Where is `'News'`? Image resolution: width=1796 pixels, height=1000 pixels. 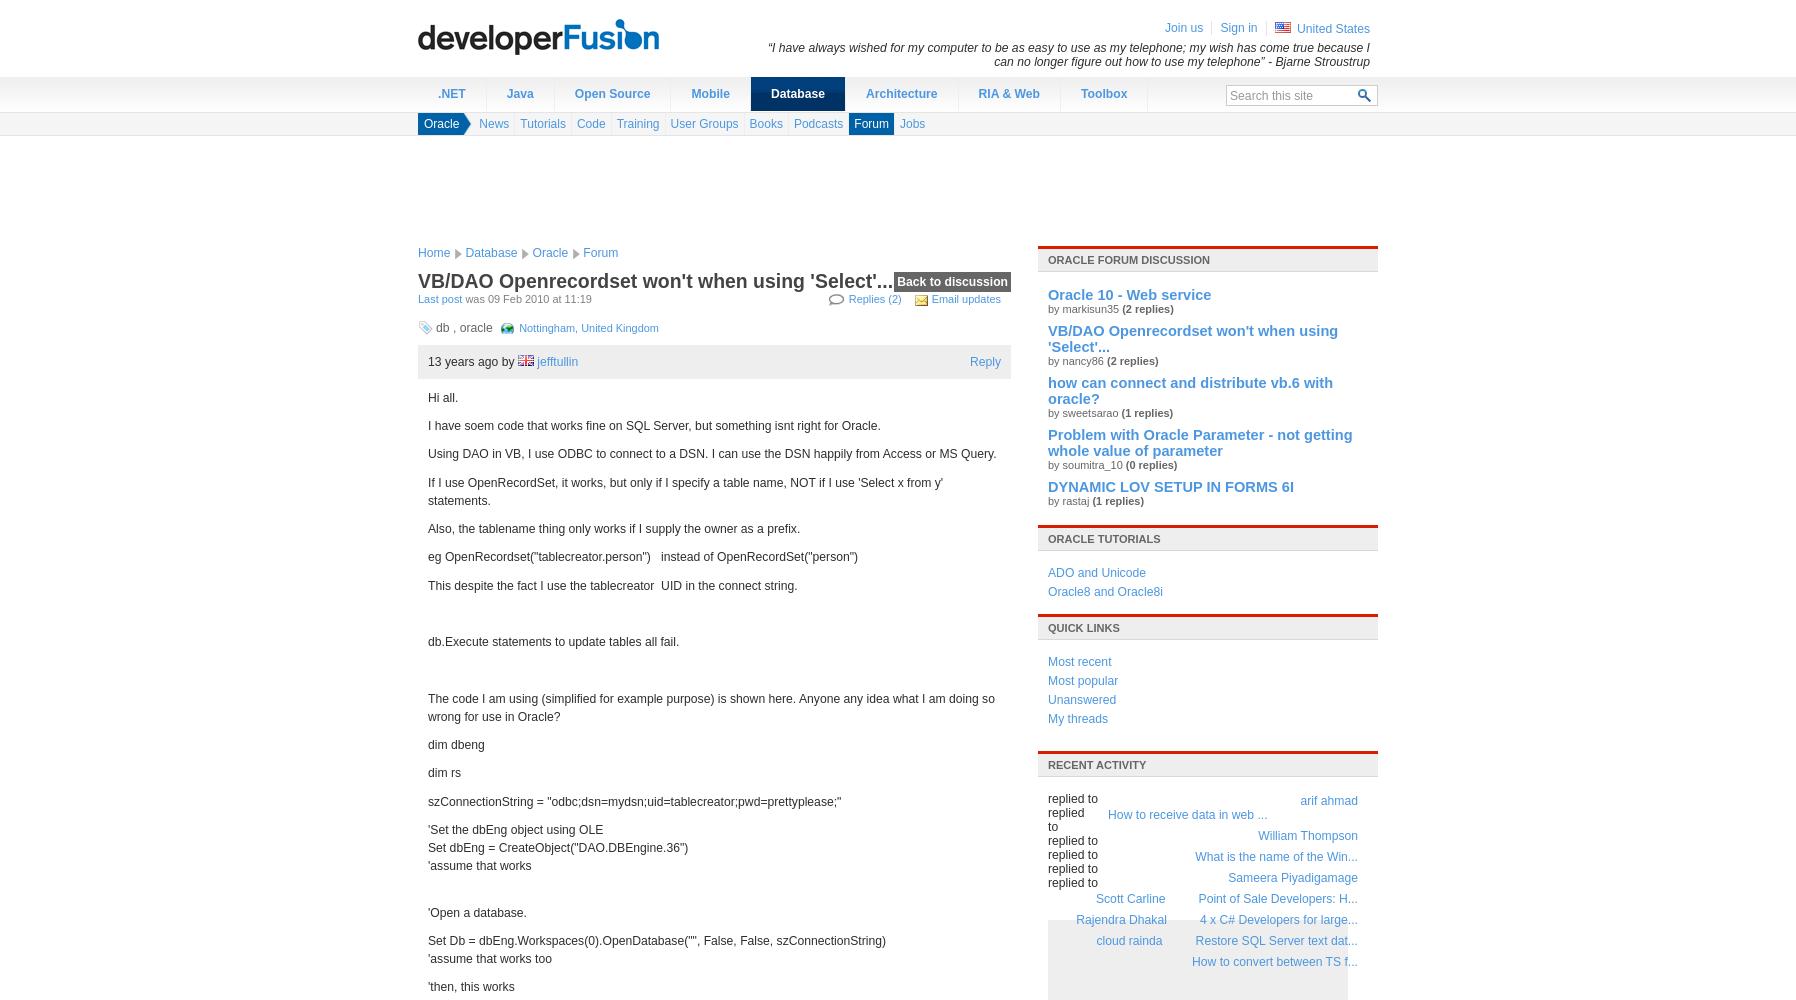 'News' is located at coordinates (477, 123).